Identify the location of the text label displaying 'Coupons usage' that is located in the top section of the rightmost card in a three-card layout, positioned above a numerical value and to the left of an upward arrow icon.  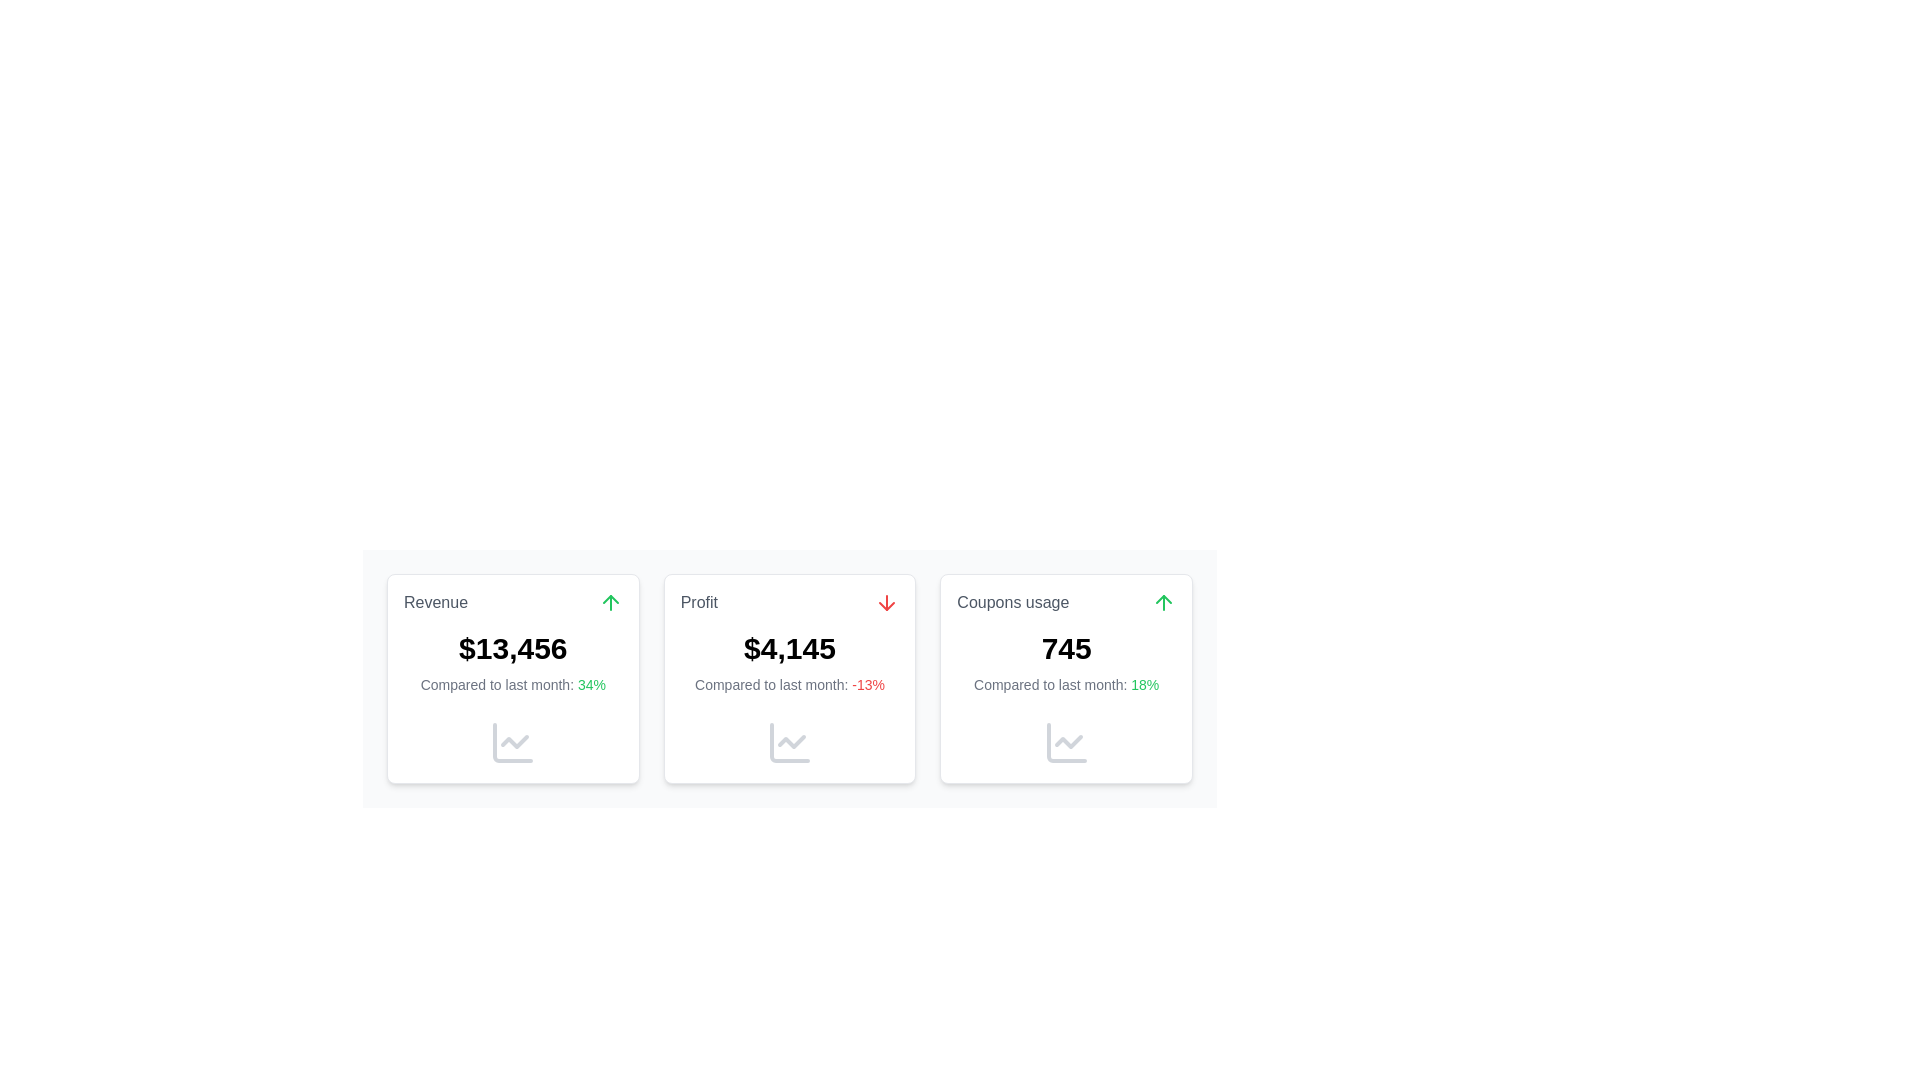
(1013, 601).